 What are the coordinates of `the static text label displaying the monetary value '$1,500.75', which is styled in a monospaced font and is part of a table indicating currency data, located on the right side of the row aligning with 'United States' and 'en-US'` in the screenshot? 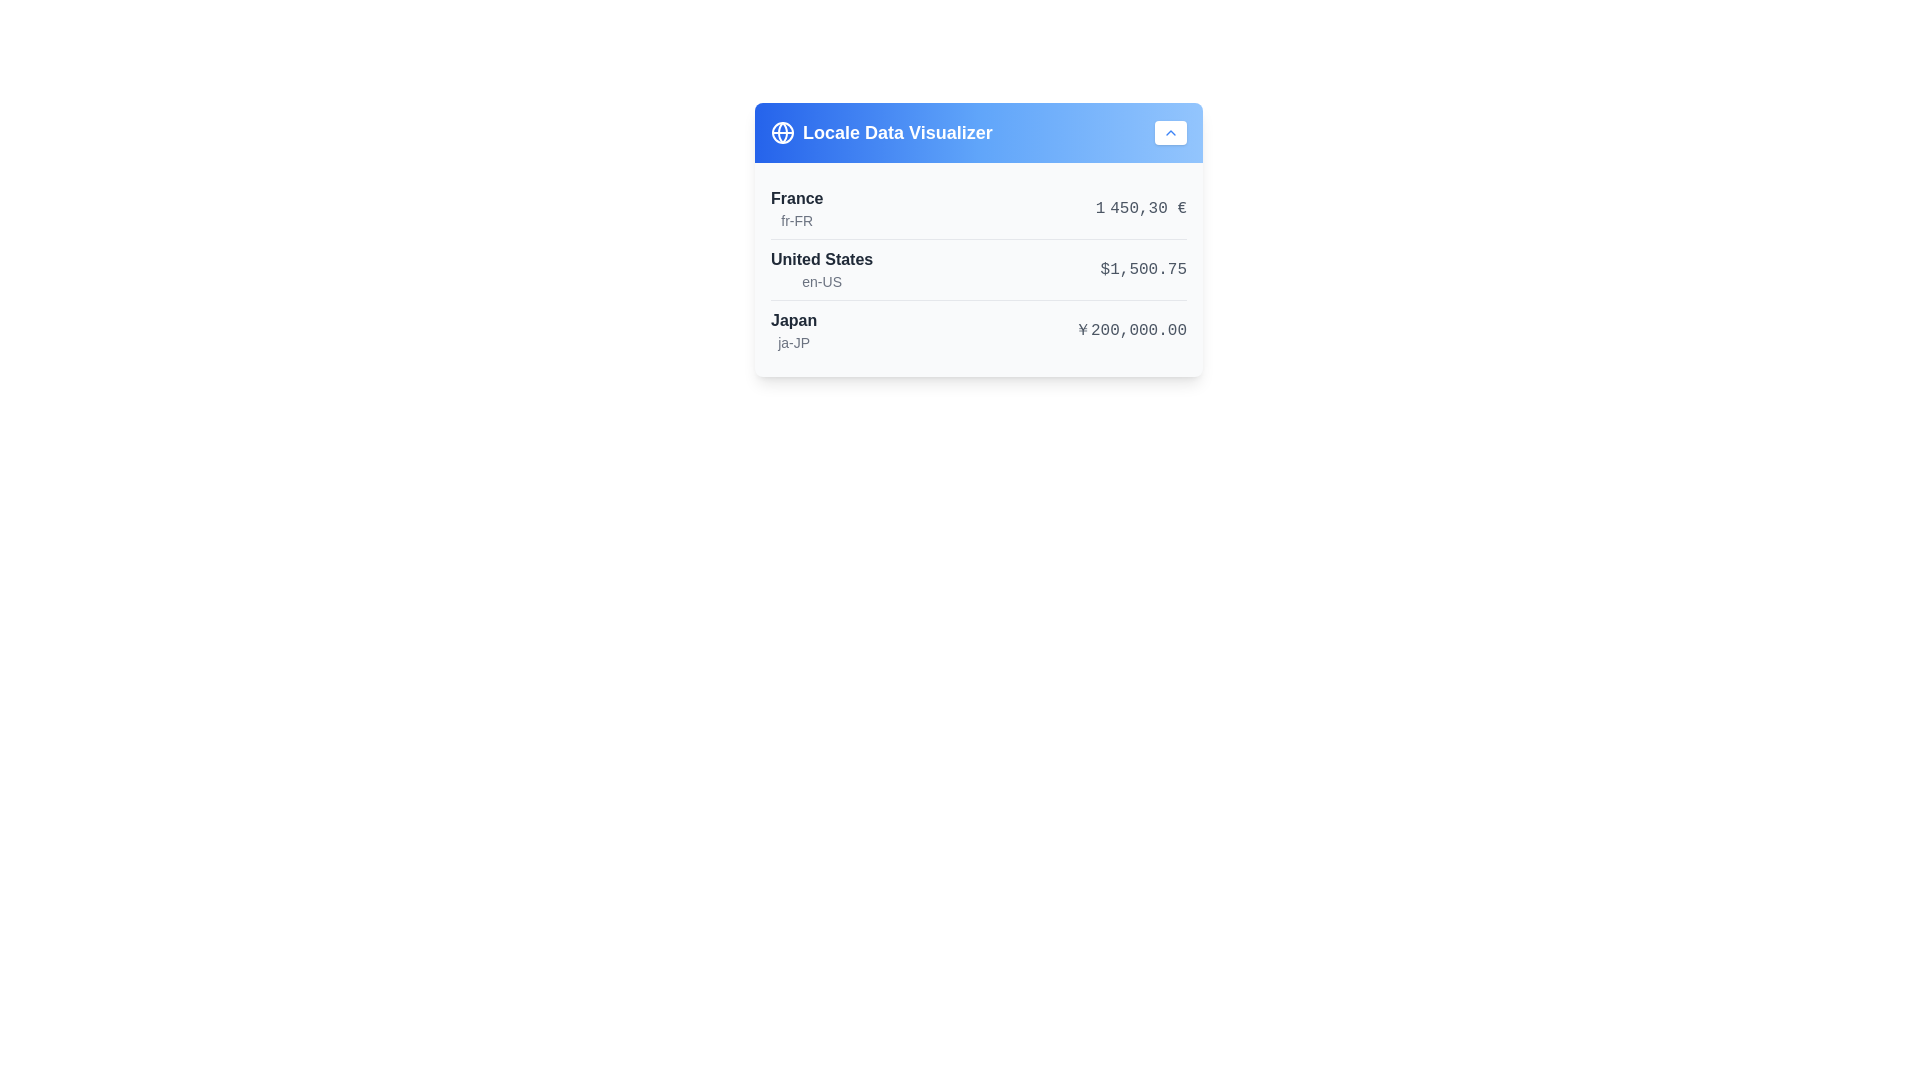 It's located at (1143, 270).